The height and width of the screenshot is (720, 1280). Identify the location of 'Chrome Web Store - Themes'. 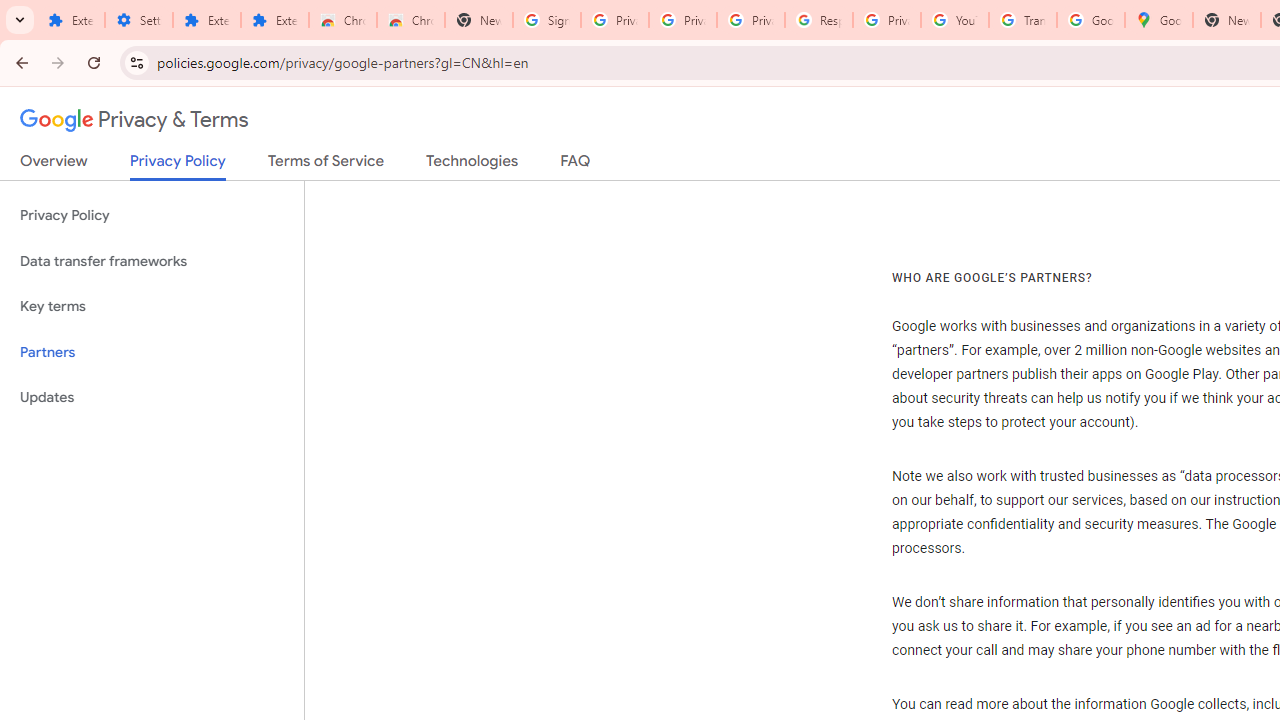
(410, 20).